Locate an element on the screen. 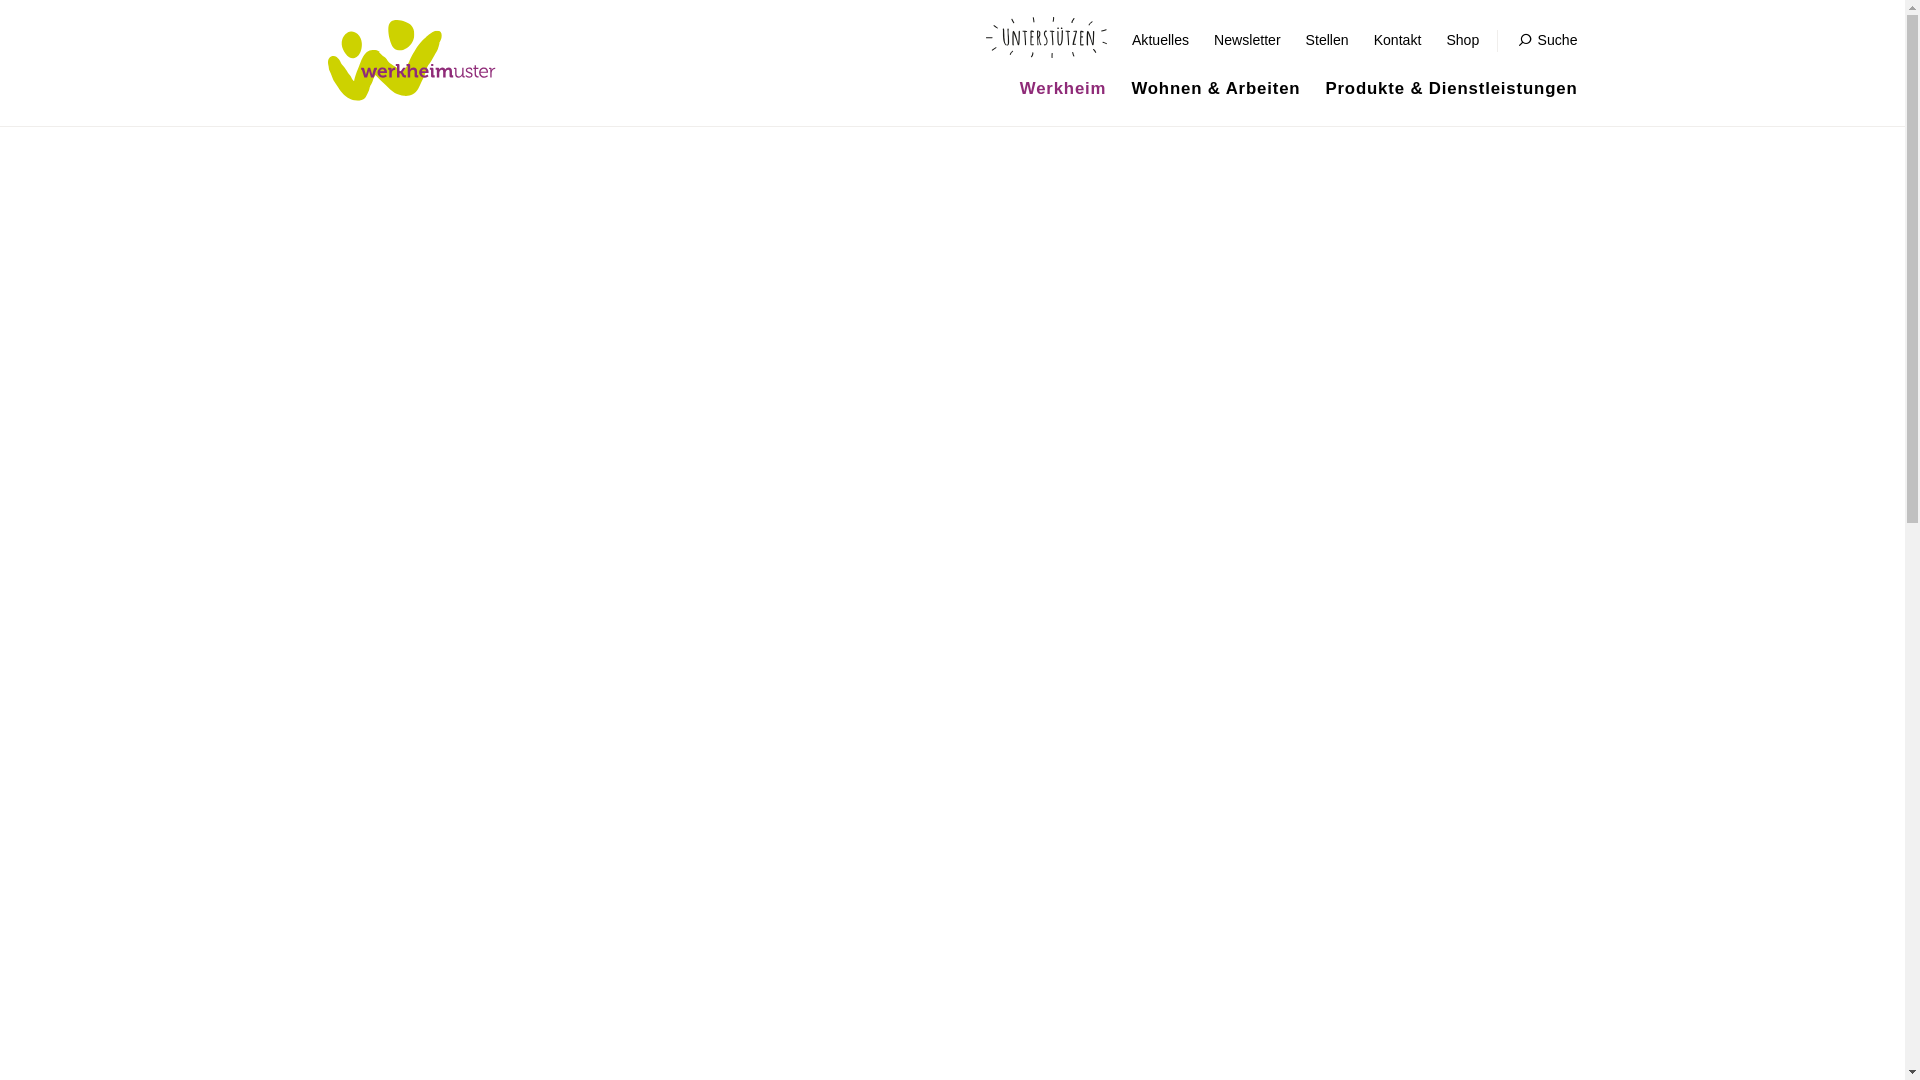 This screenshot has width=1920, height=1080. 'Suche' is located at coordinates (1547, 40).